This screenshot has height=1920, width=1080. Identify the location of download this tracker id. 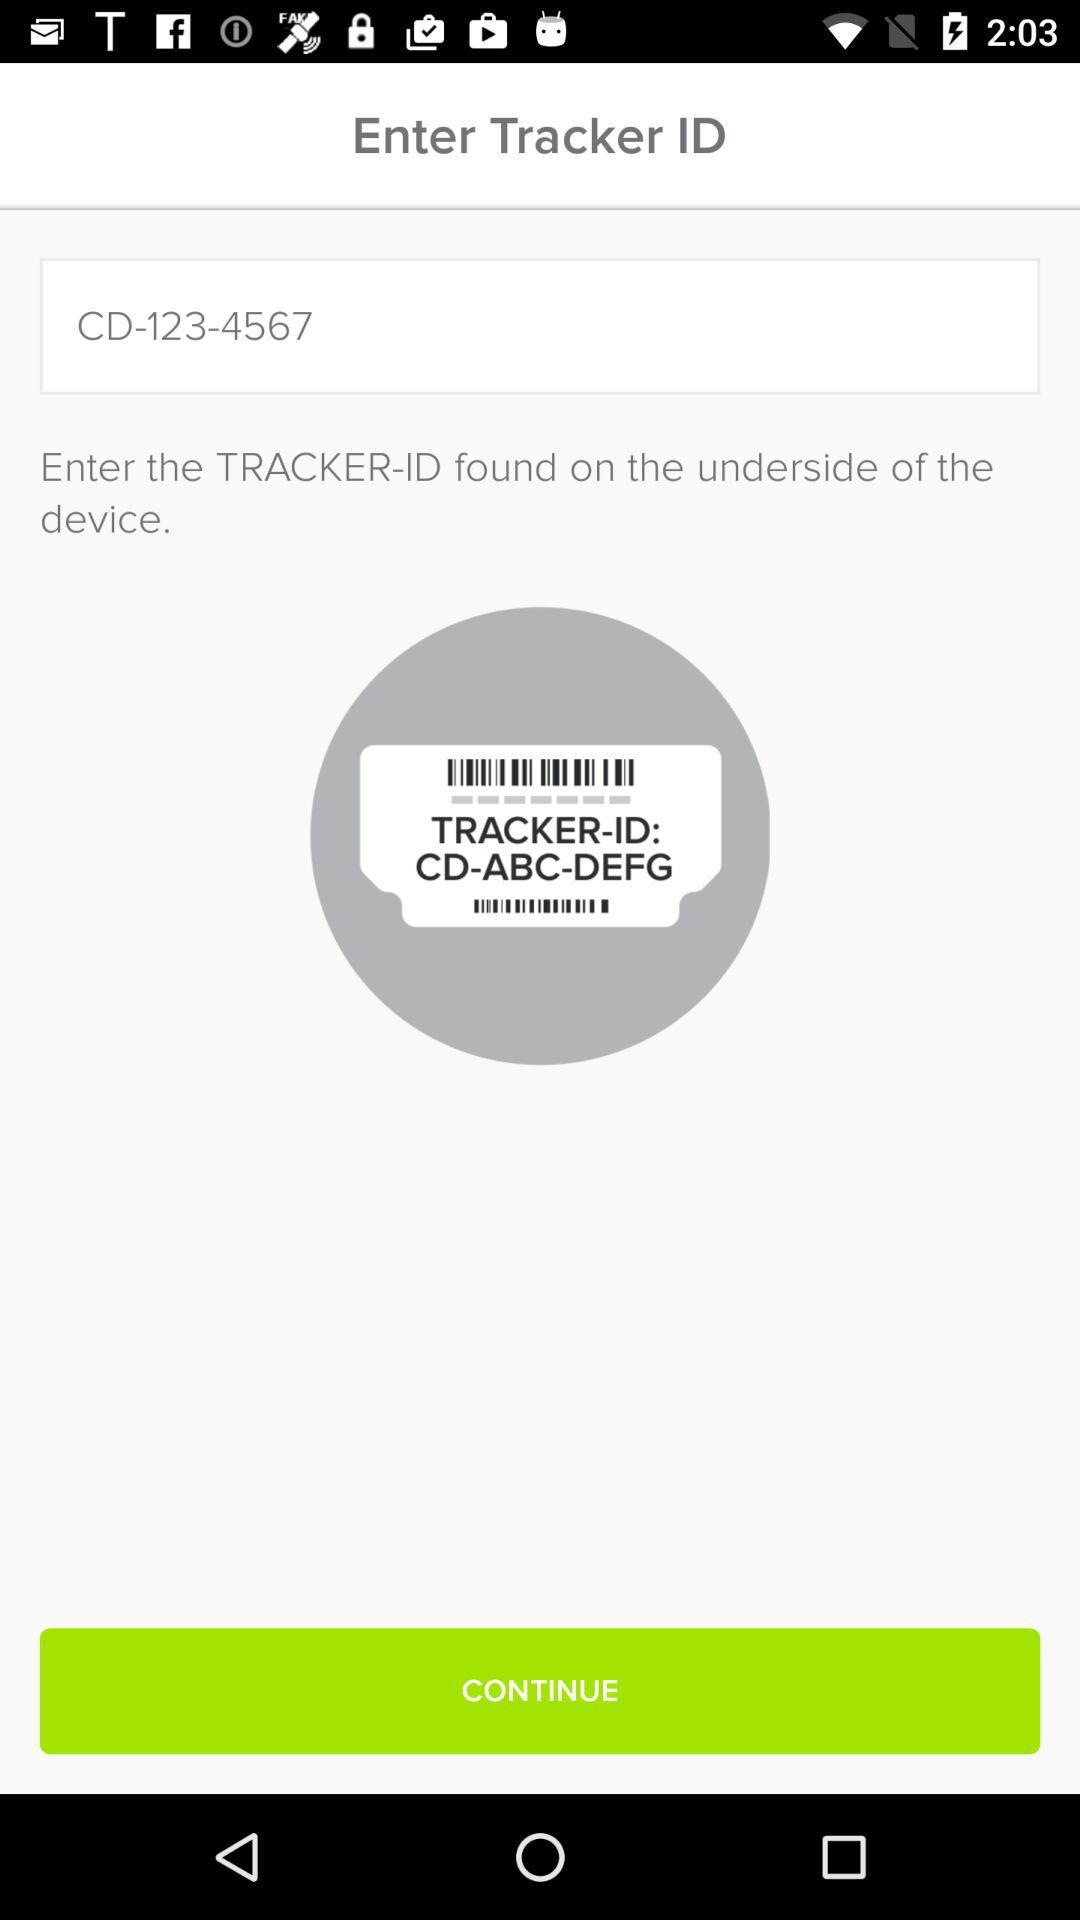
(540, 326).